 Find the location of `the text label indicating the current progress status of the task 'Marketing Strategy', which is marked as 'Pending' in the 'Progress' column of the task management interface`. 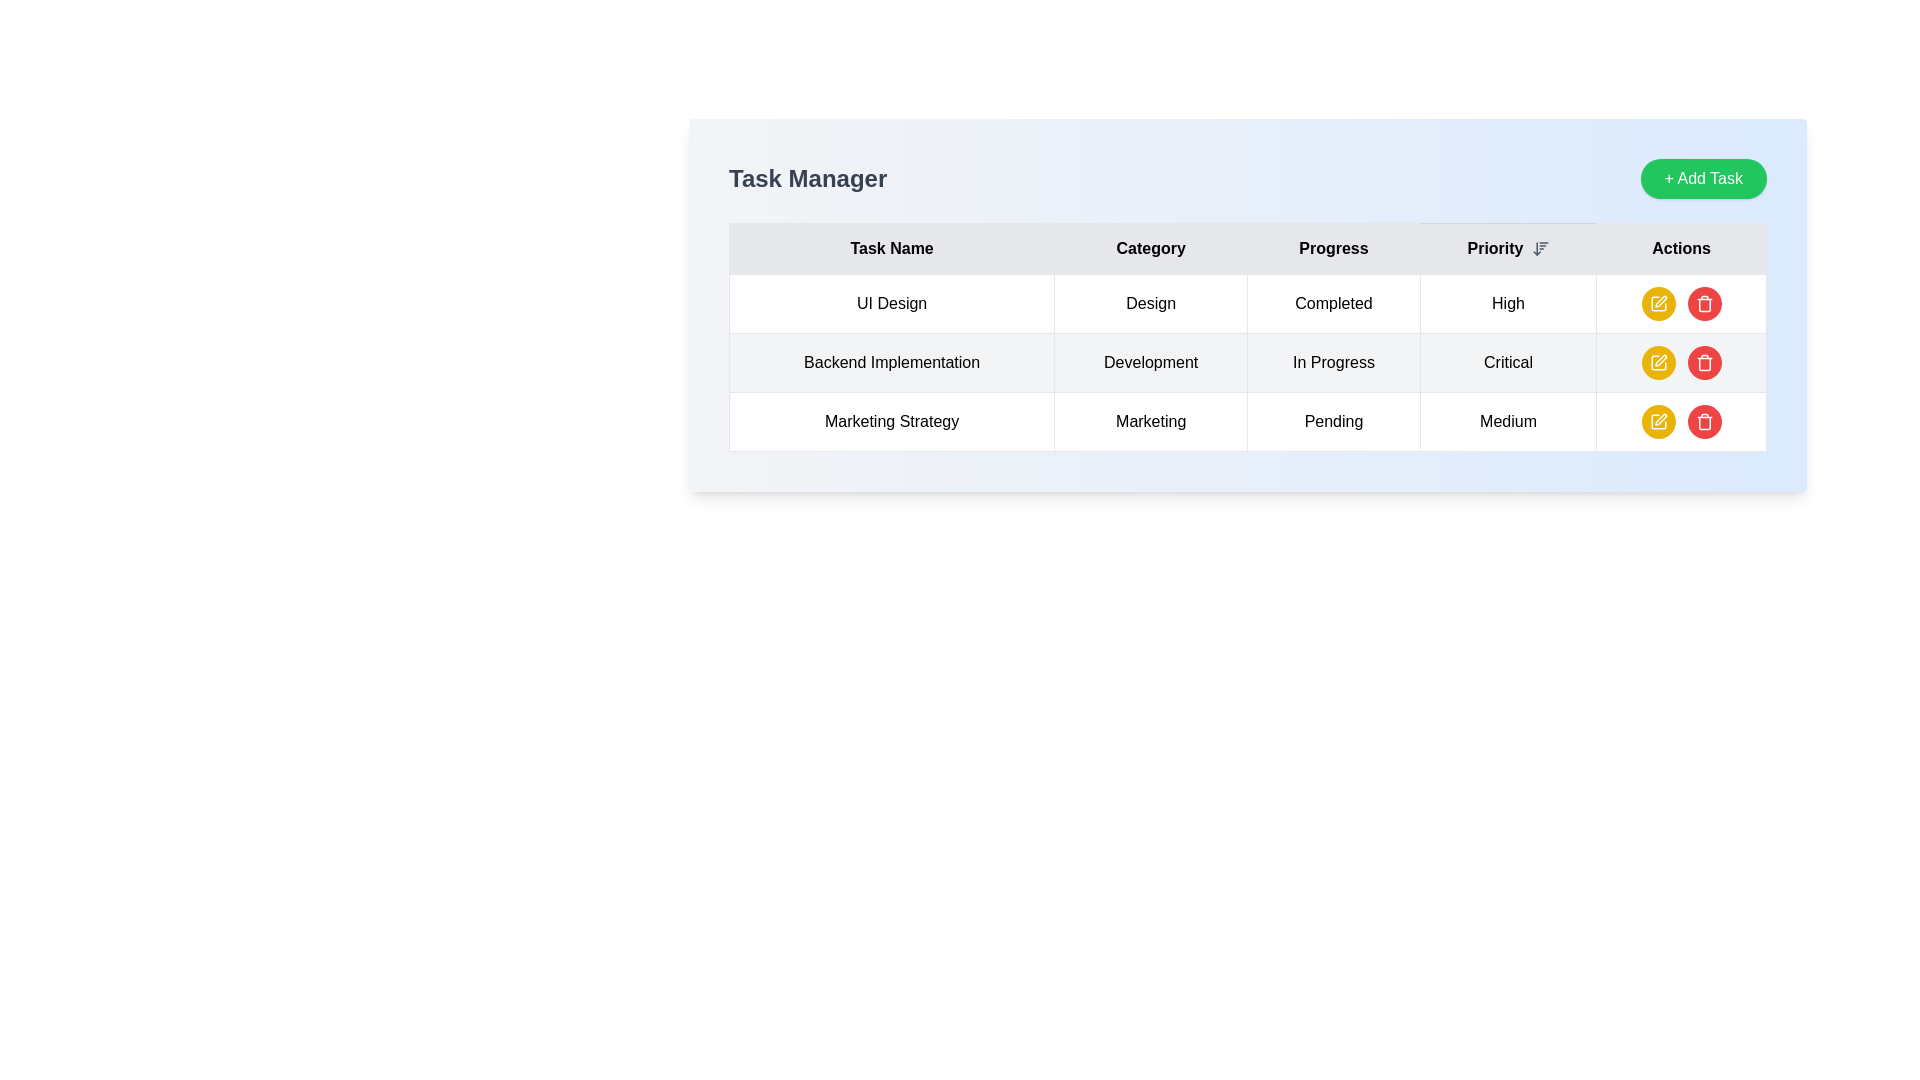

the text label indicating the current progress status of the task 'Marketing Strategy', which is marked as 'Pending' in the 'Progress' column of the task management interface is located at coordinates (1334, 420).